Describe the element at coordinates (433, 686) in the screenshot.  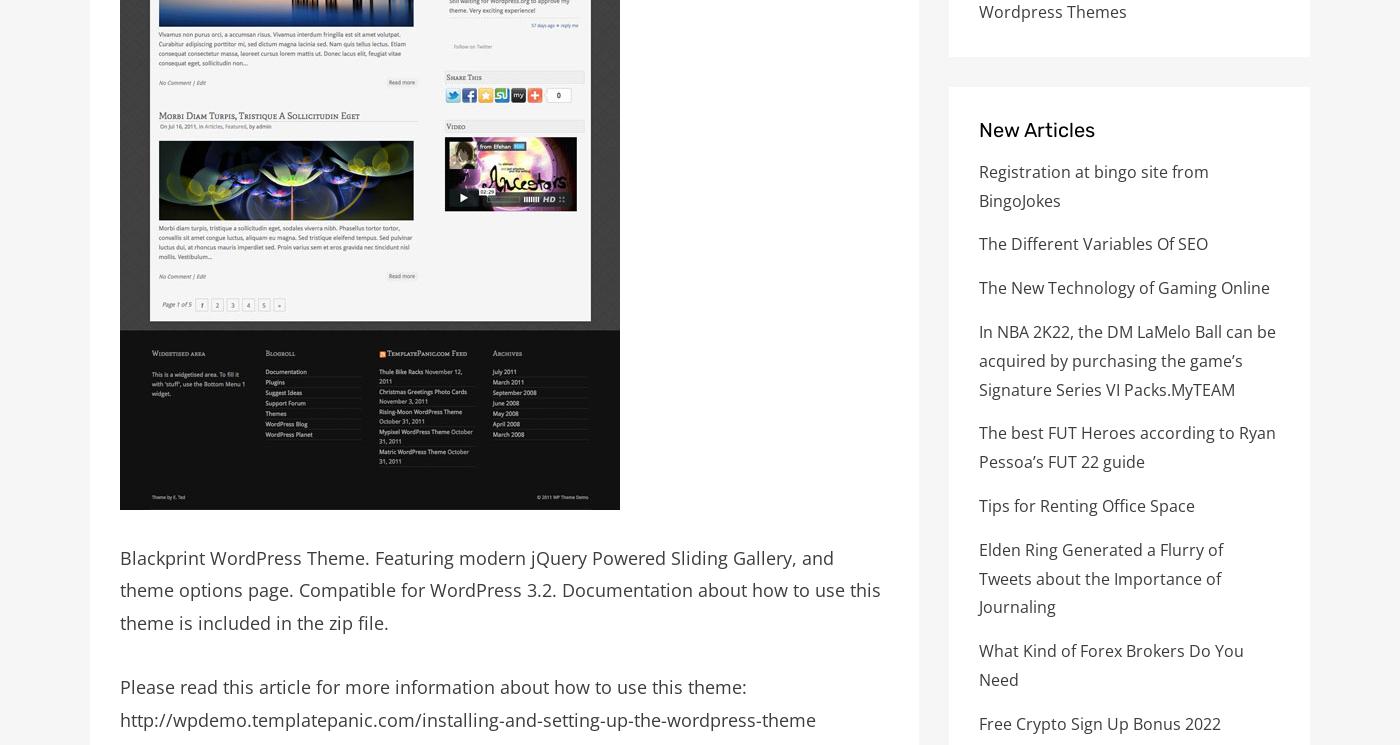
I see `'Please read this article for more information about how to use this theme:'` at that location.